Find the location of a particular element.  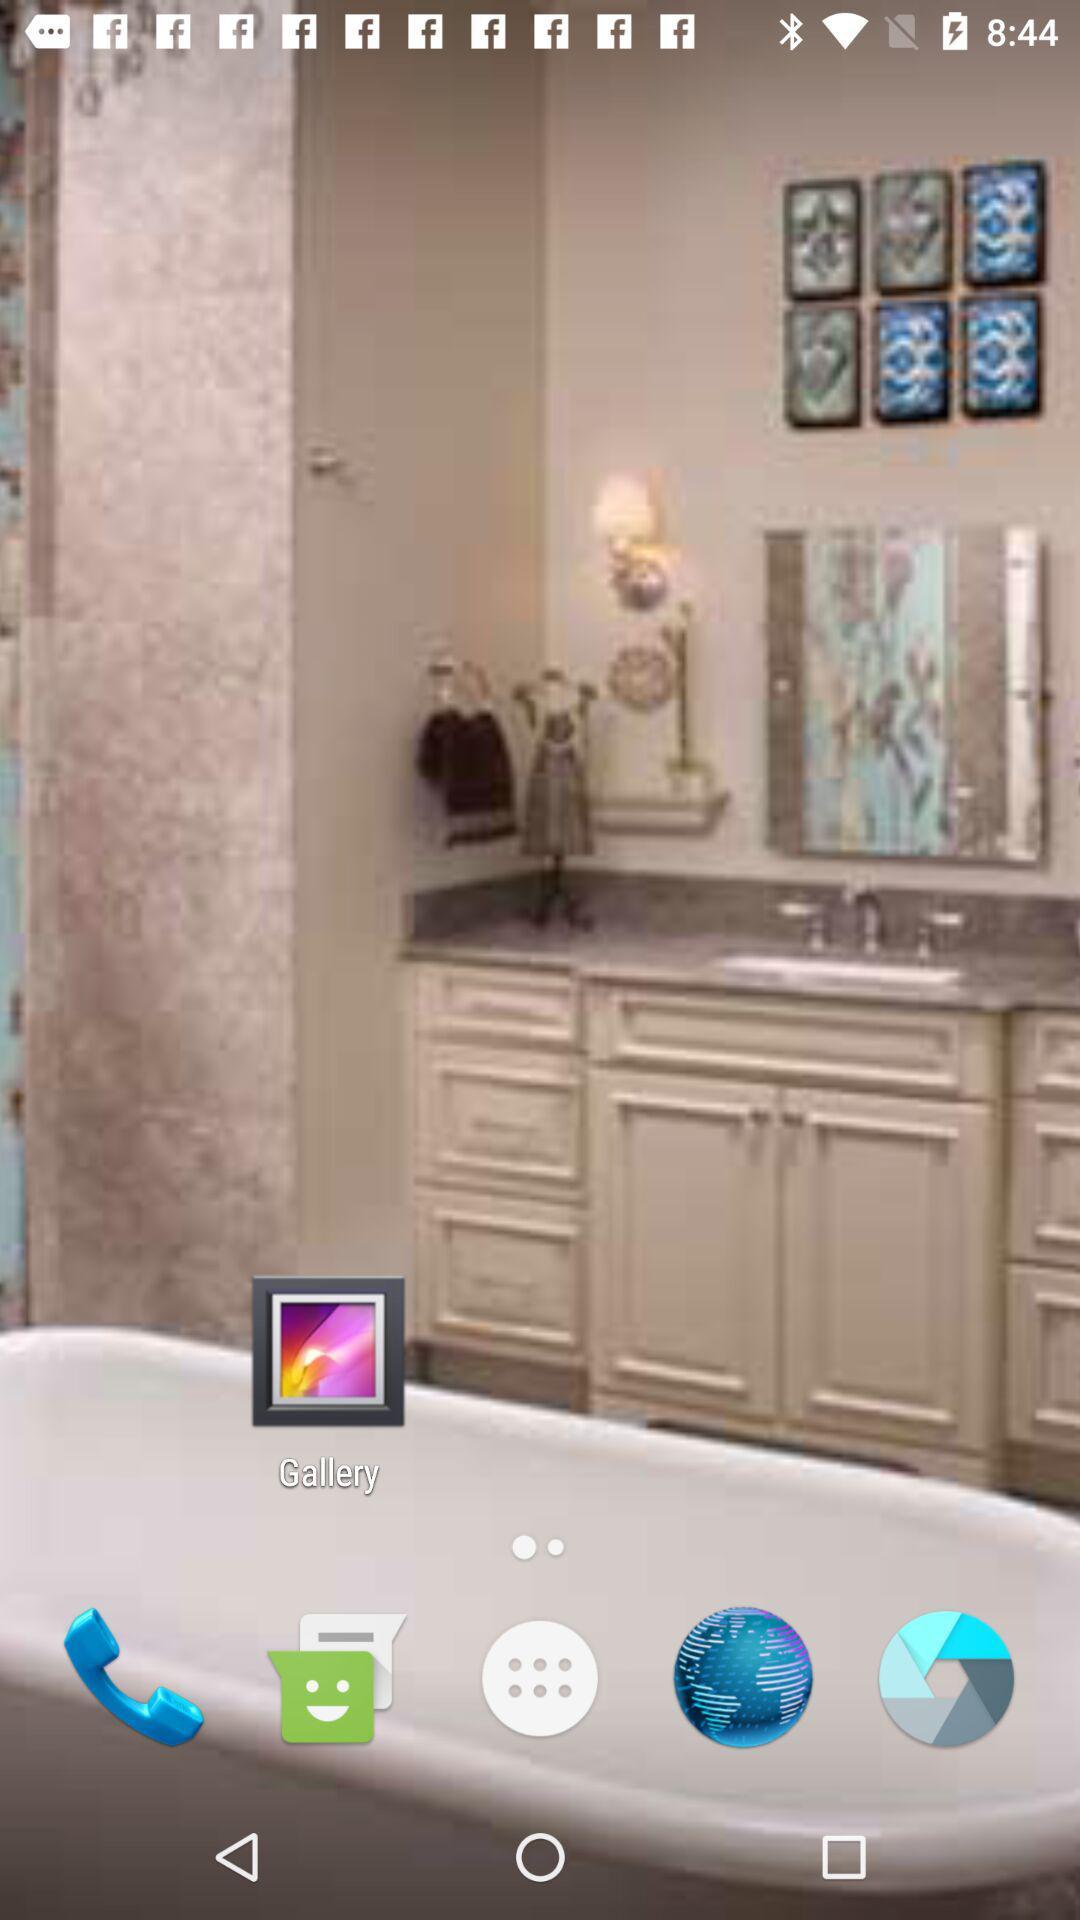

the national_flag icon is located at coordinates (744, 1668).